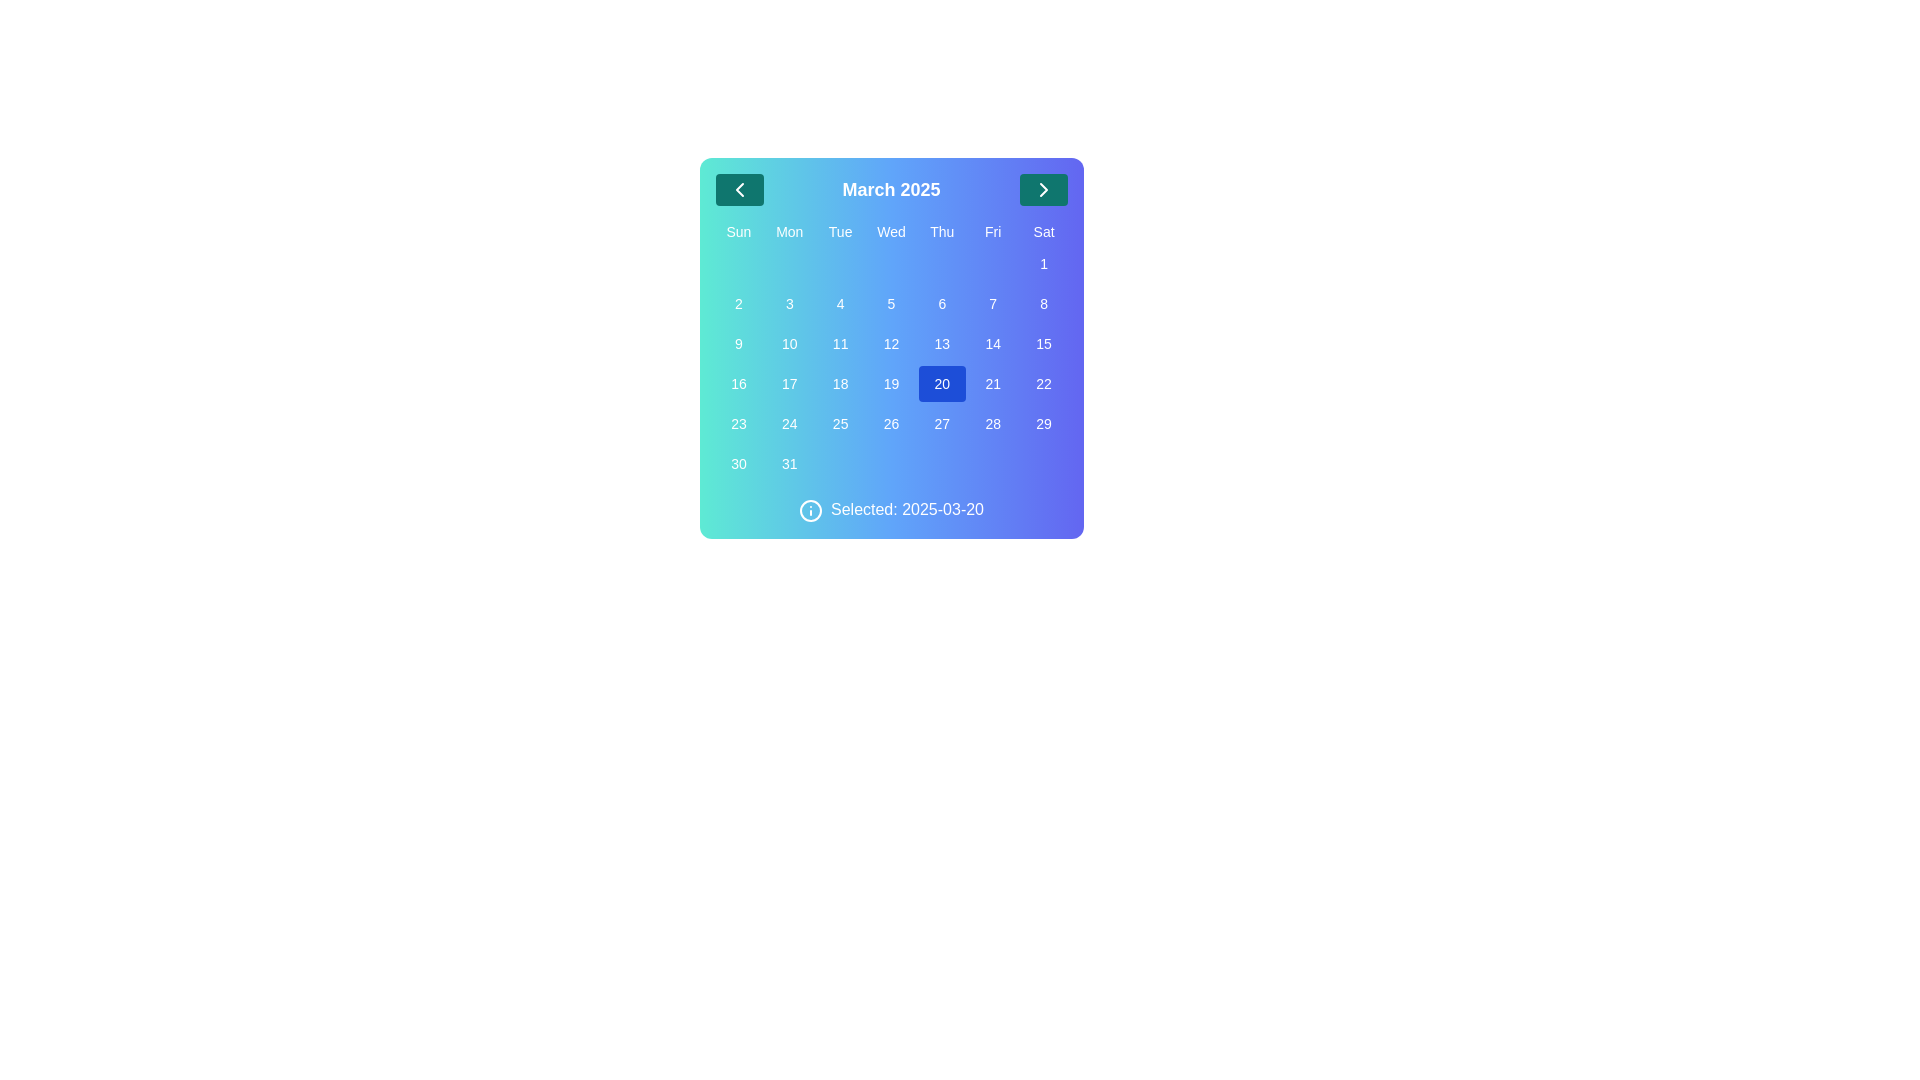  Describe the element at coordinates (840, 342) in the screenshot. I see `the numerical cell displaying '11' in the calendar grid` at that location.